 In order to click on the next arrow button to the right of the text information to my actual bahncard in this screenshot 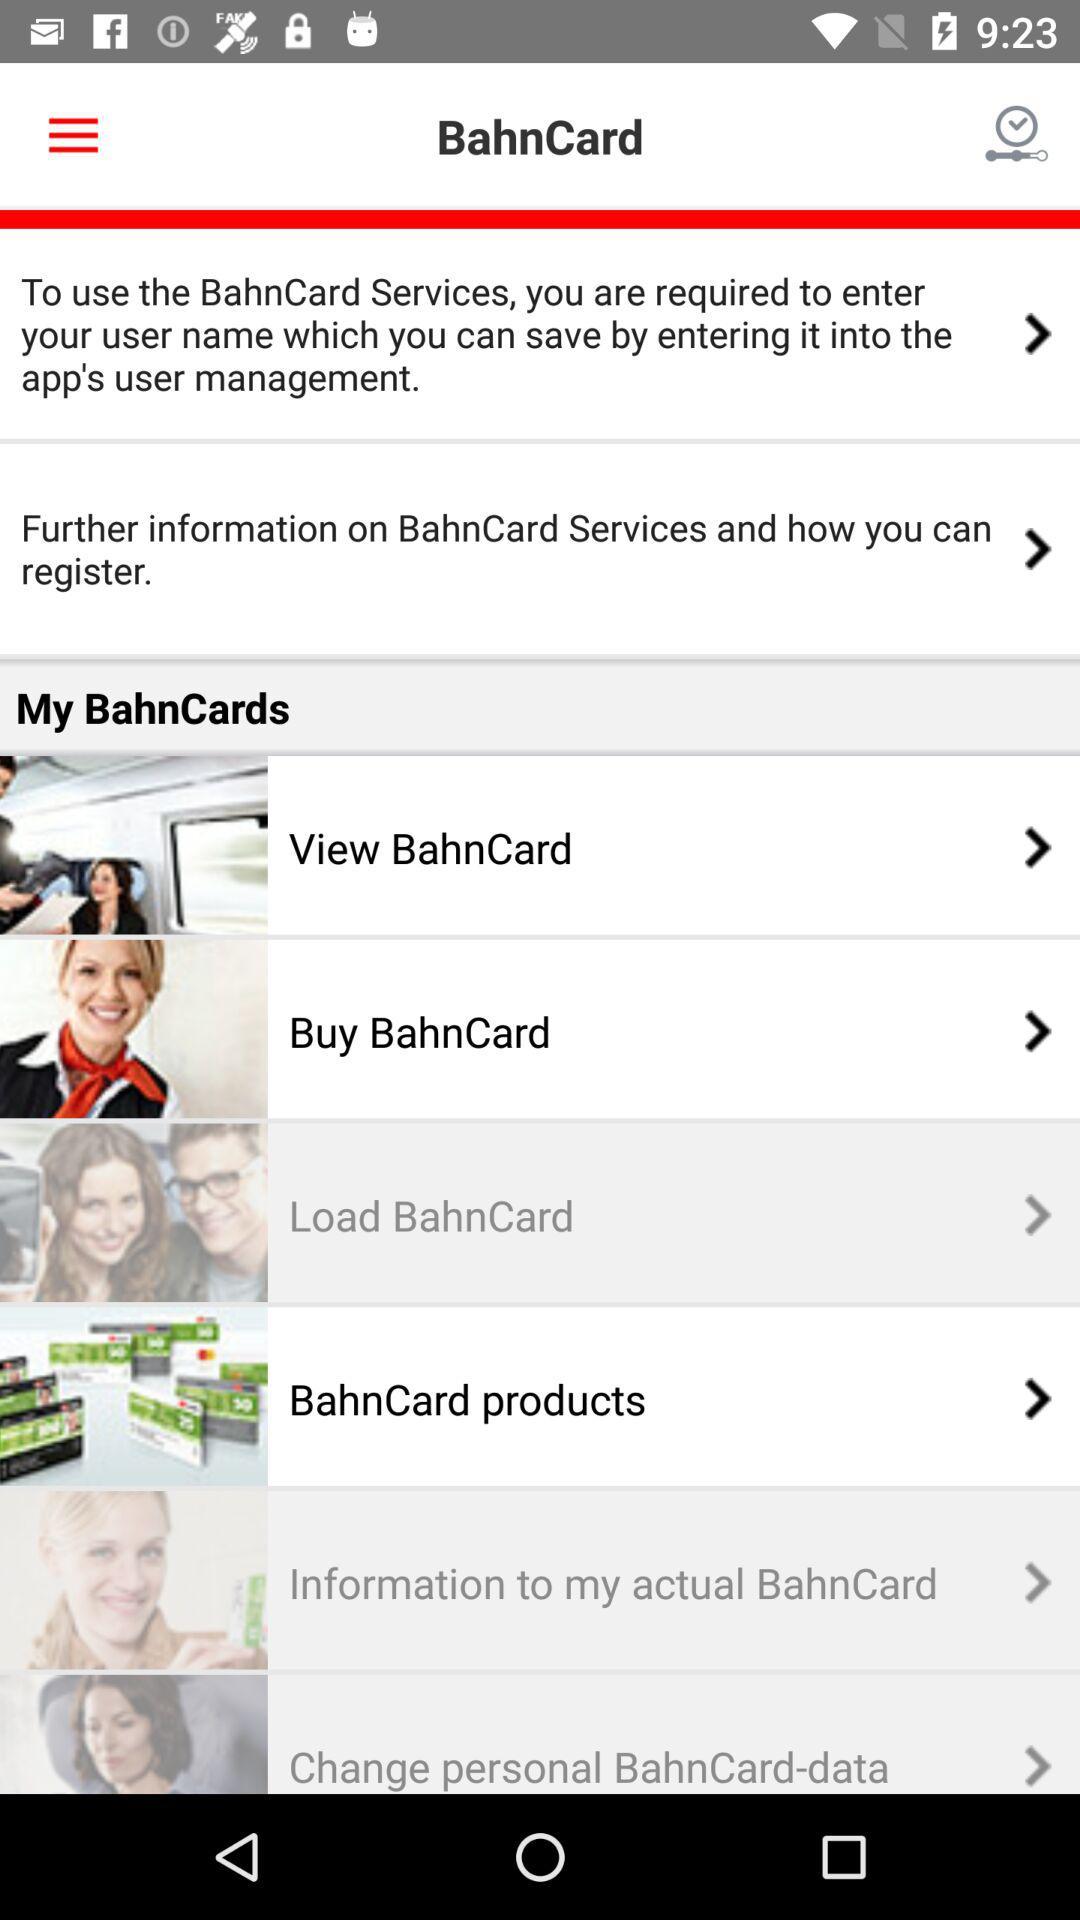, I will do `click(1027, 1581)`.